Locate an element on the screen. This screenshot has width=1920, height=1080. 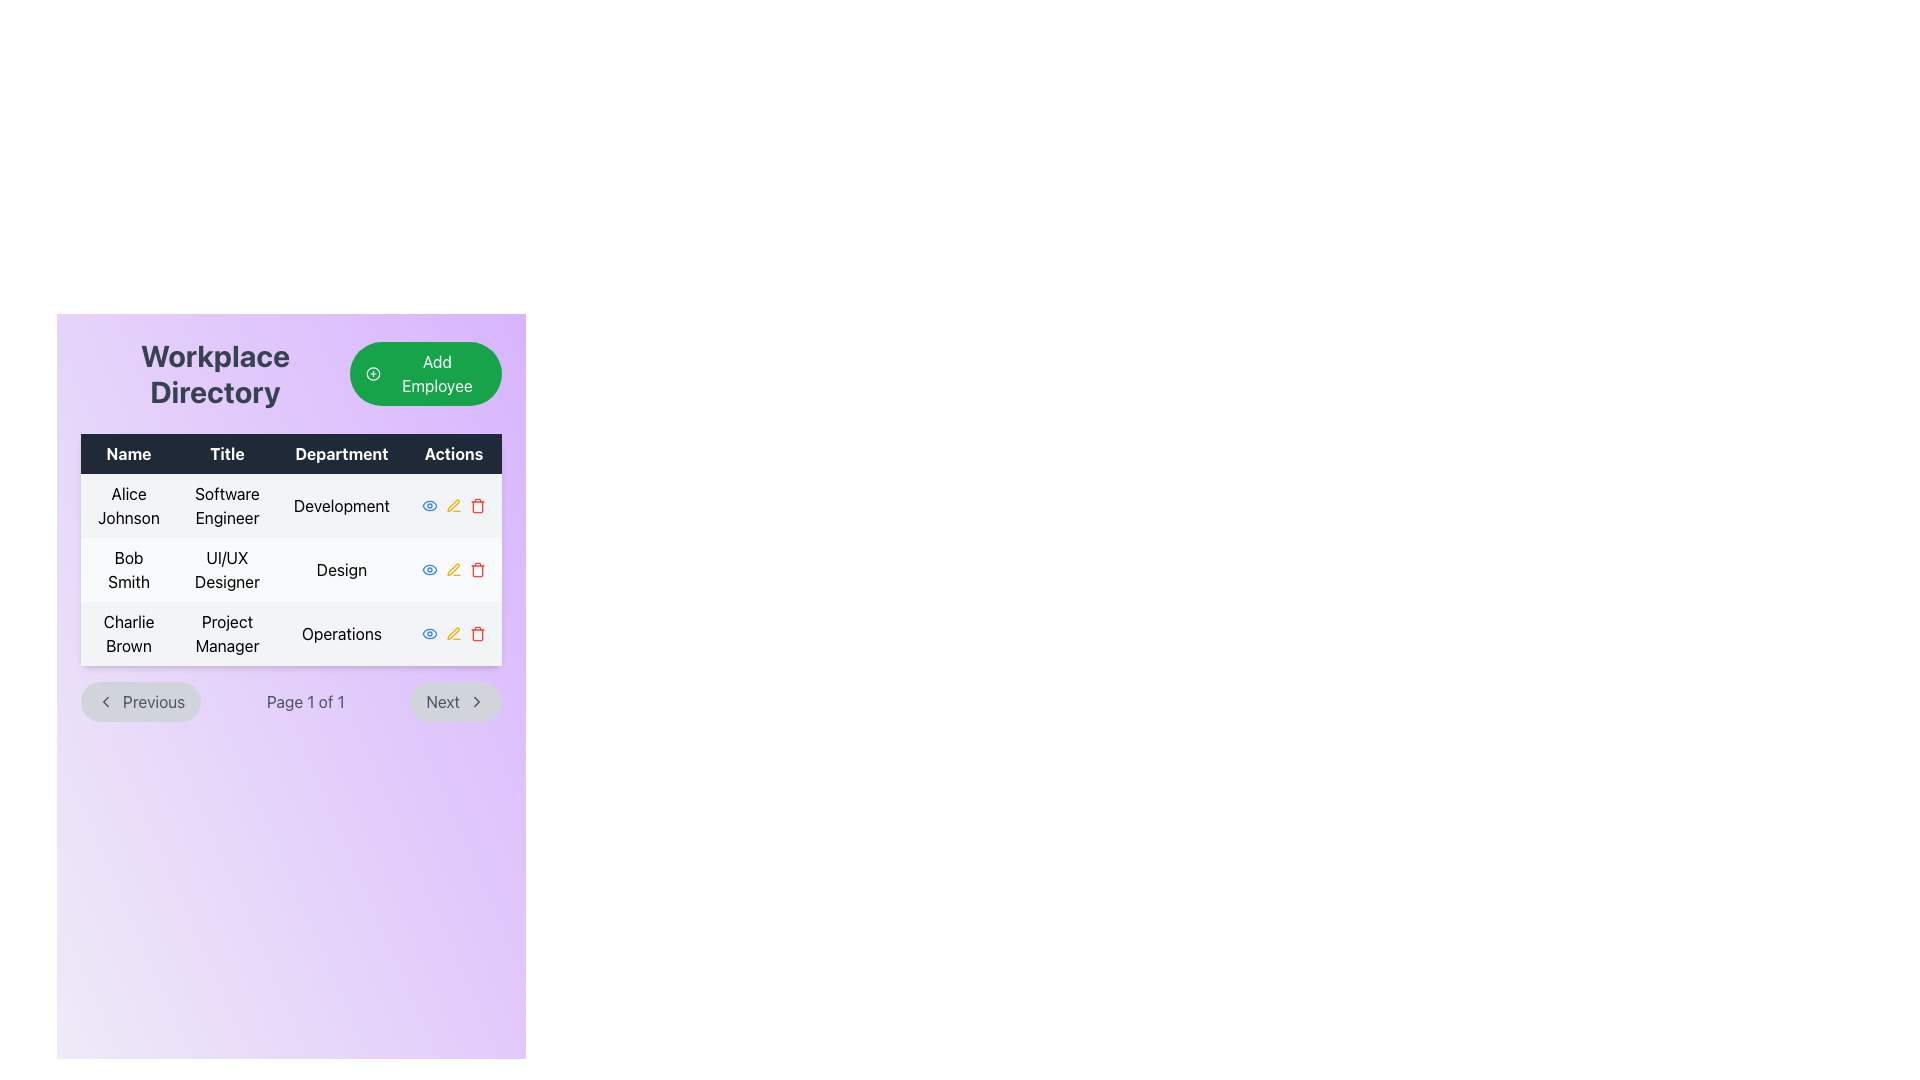
the Static text display in the 'Department' column of the first row, which provides information about Alice Johnson's department is located at coordinates (341, 504).